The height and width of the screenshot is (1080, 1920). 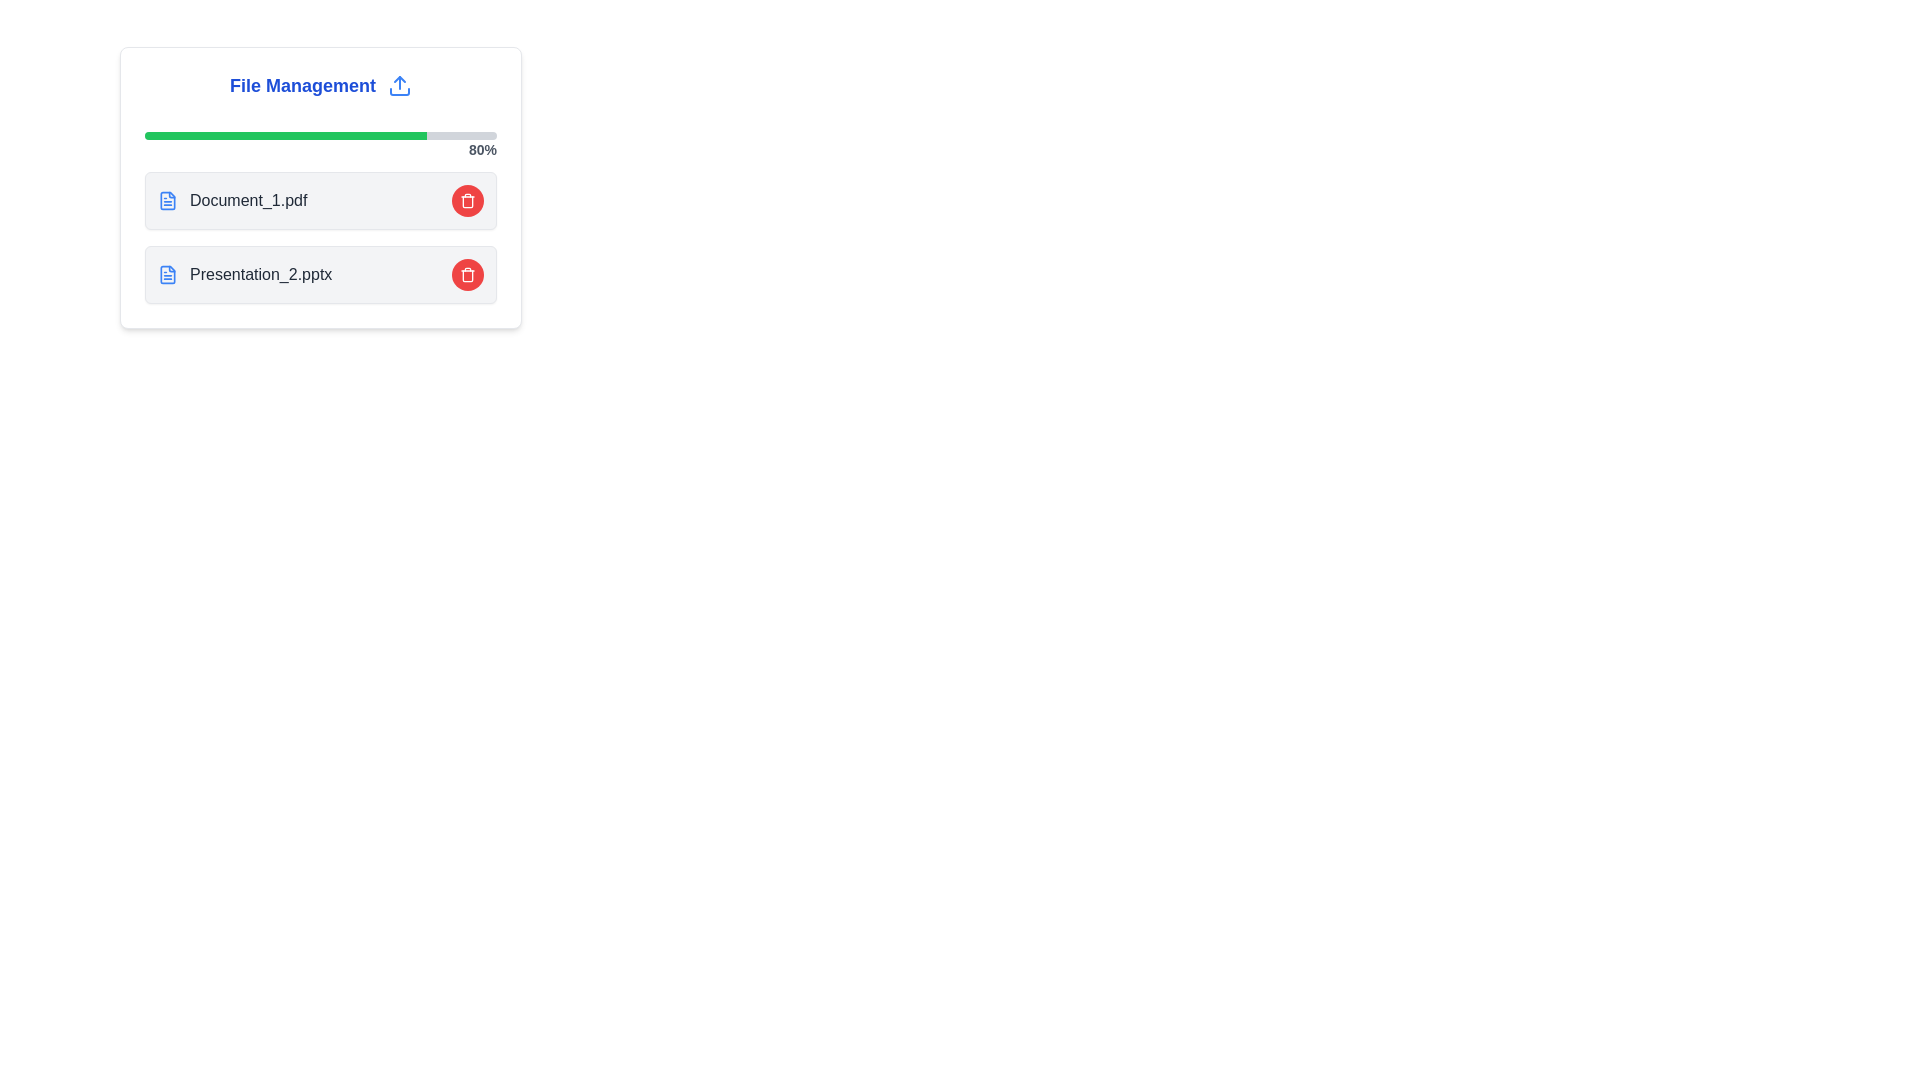 What do you see at coordinates (321, 274) in the screenshot?
I see `the file name 'Presentation_2.pptx' in the file management system` at bounding box center [321, 274].